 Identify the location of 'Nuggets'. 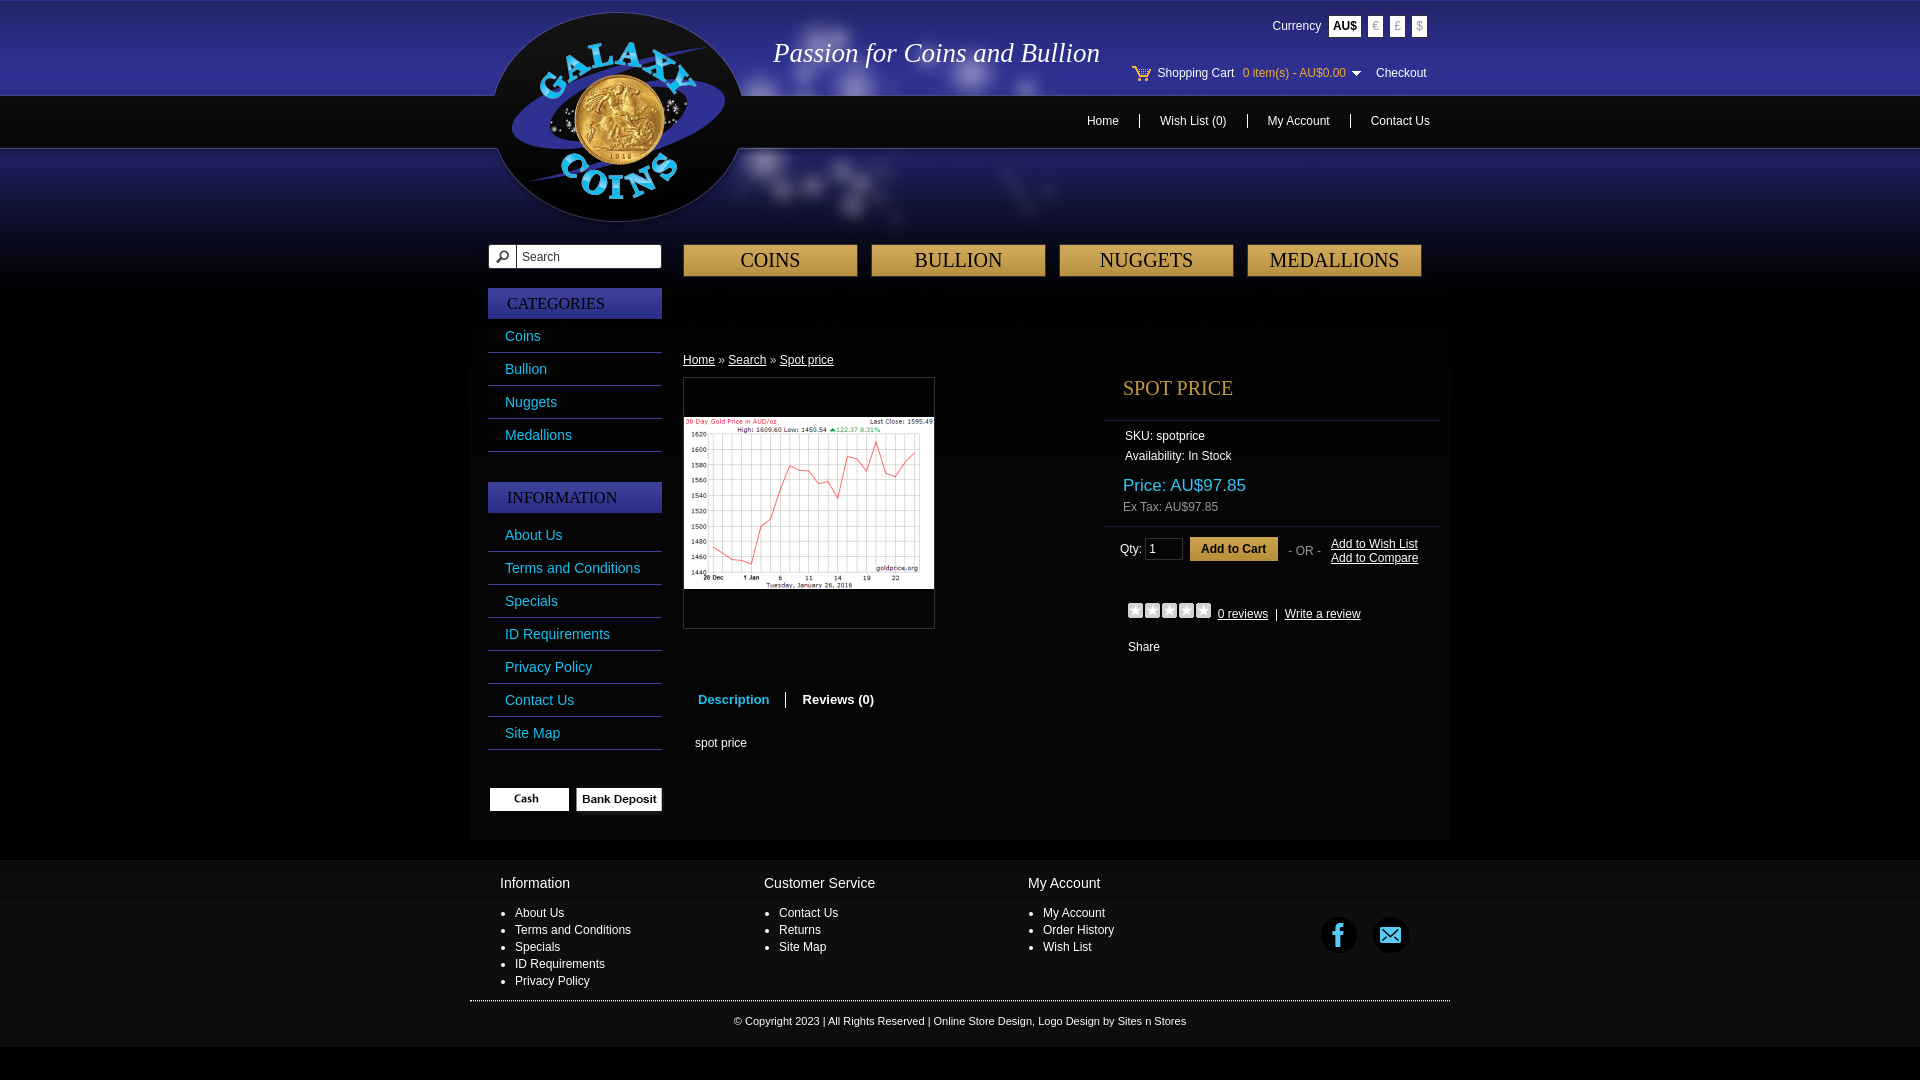
(531, 401).